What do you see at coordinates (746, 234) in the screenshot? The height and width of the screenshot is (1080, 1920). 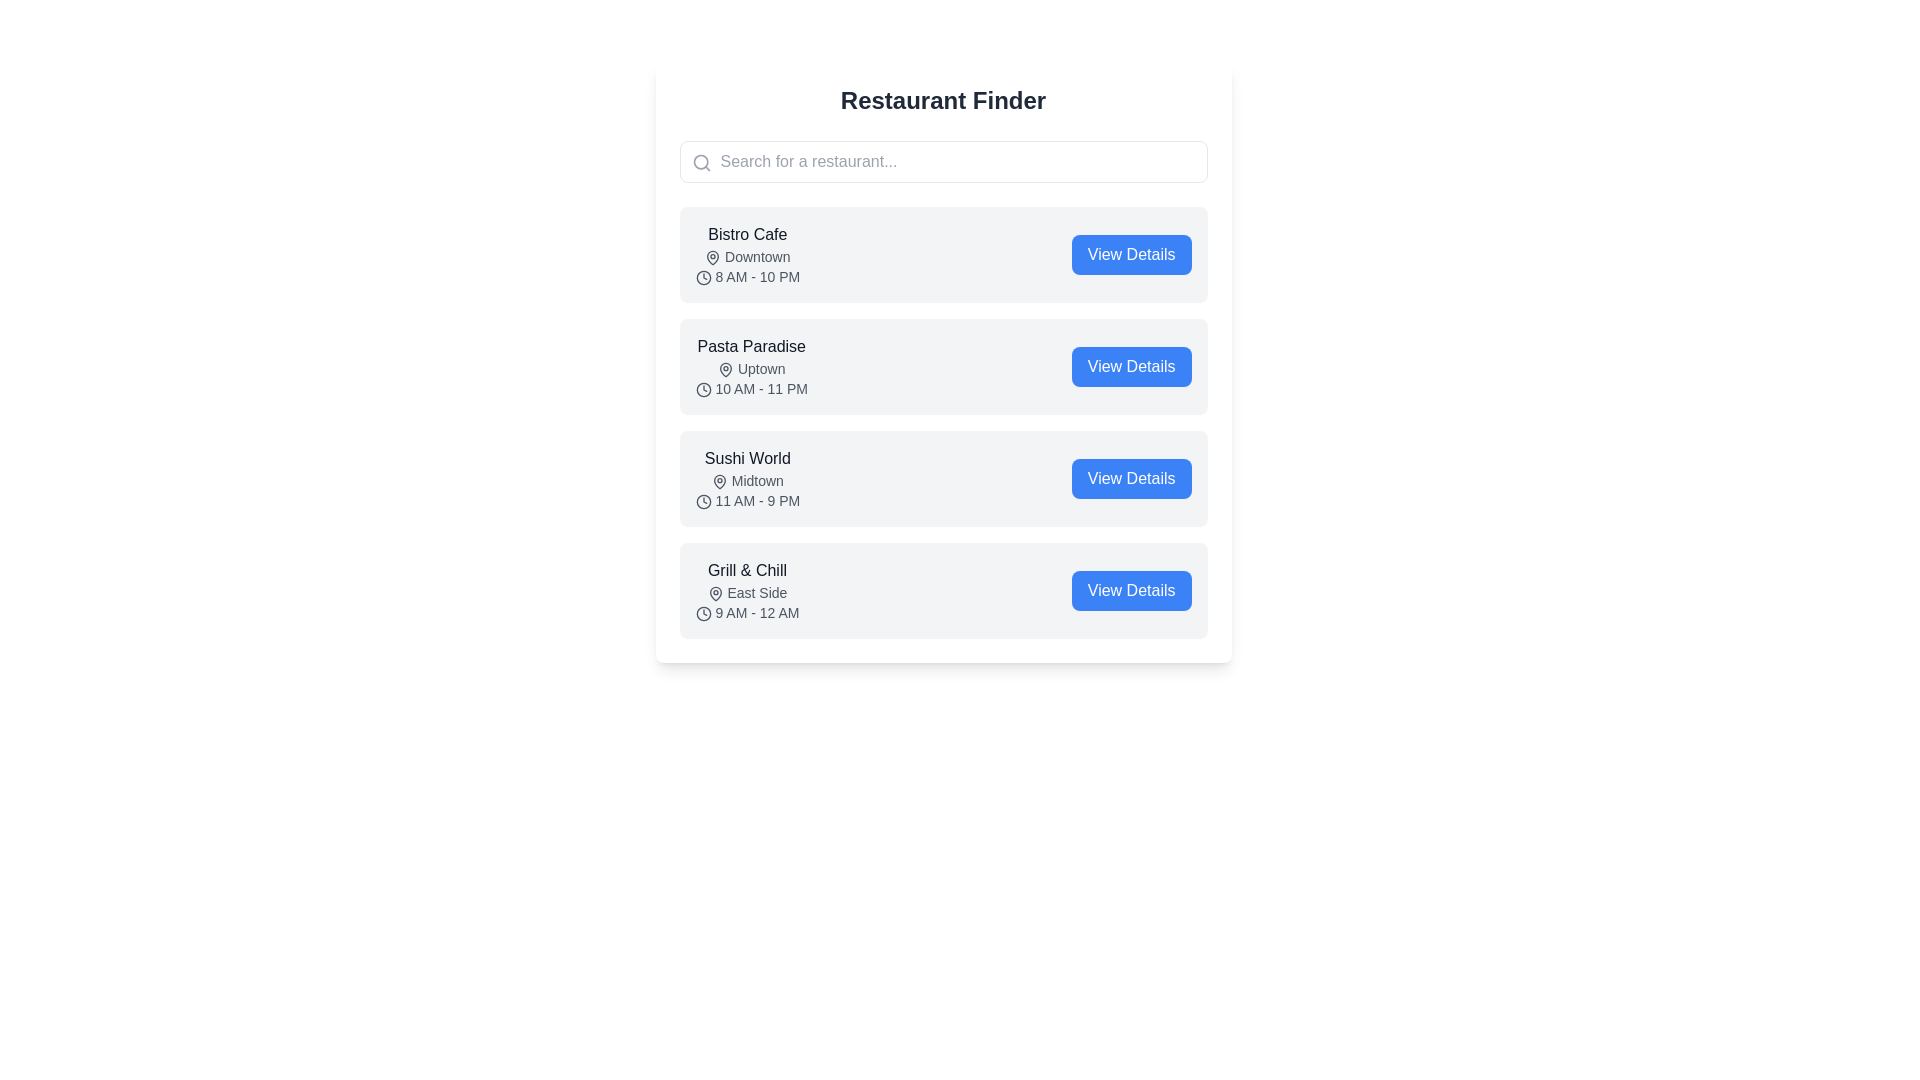 I see `the 'Bistro Cafe' text label` at bounding box center [746, 234].